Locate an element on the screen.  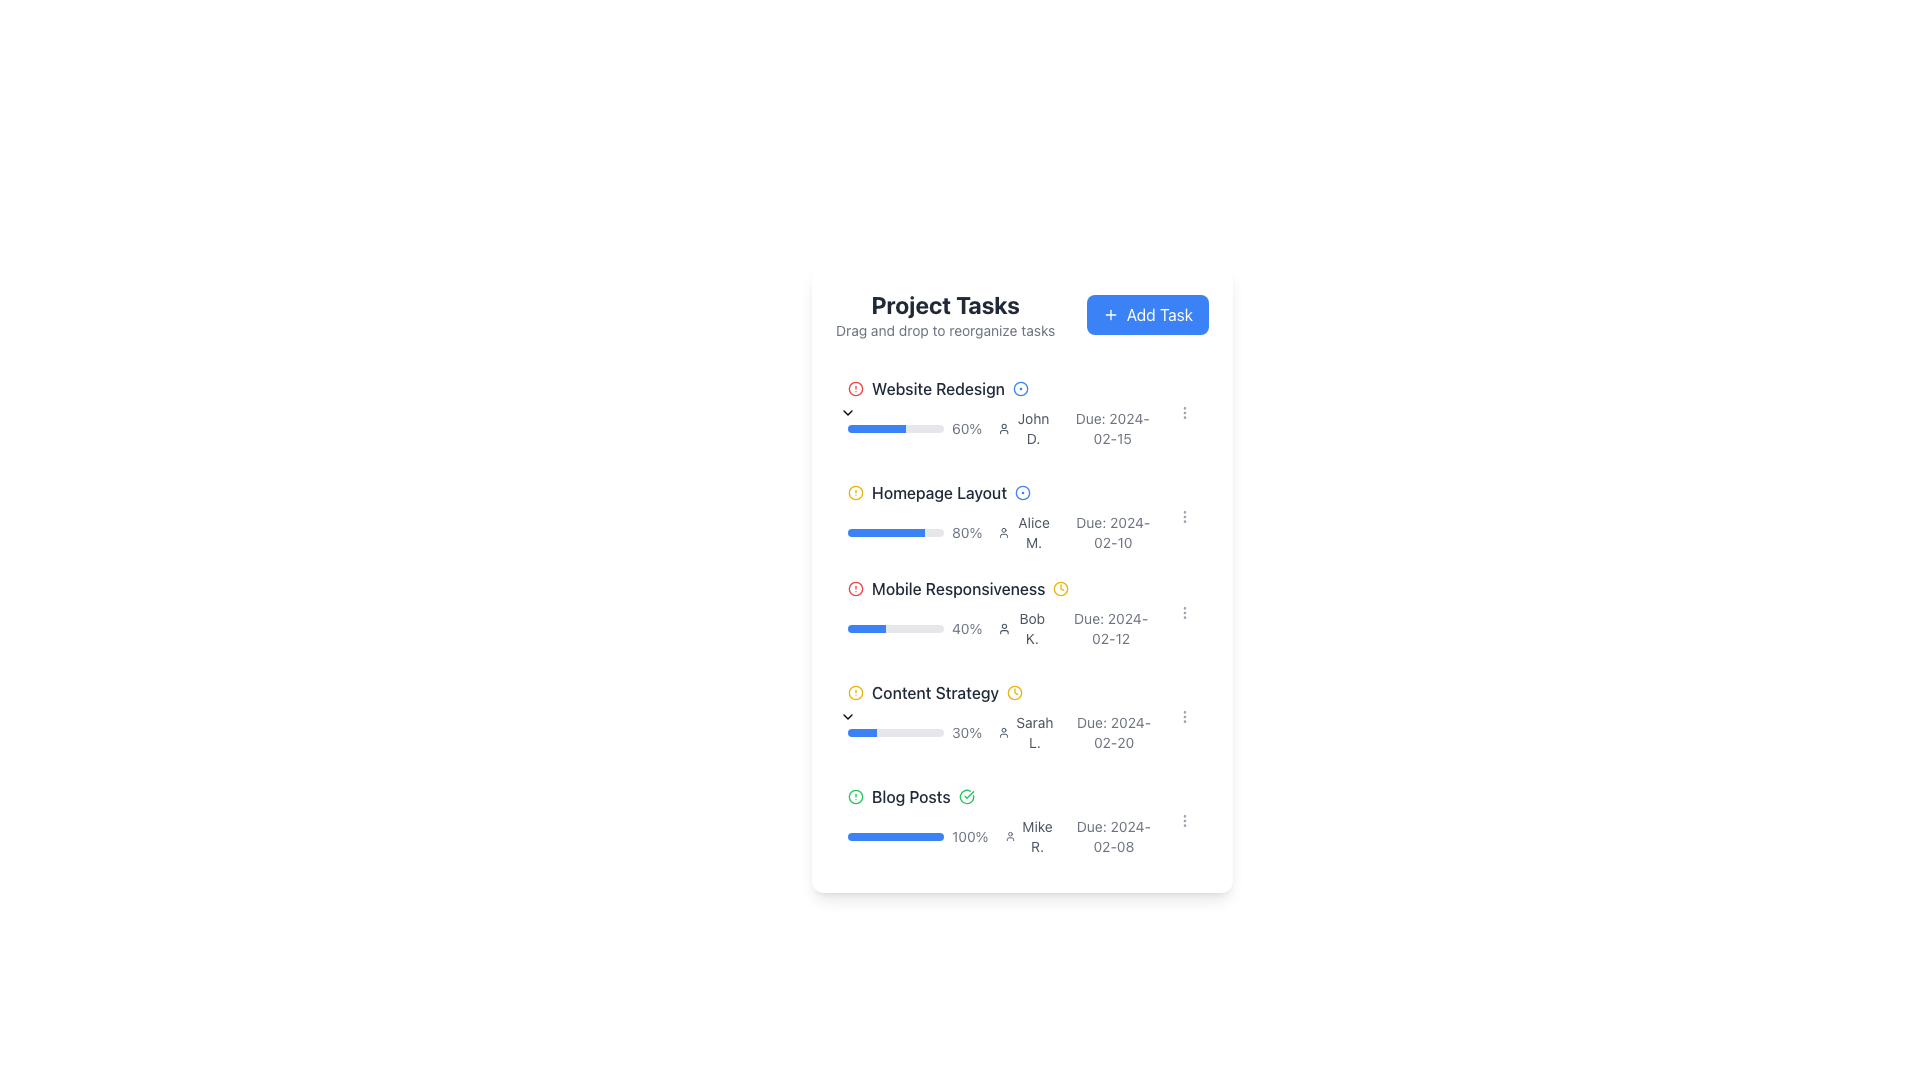
progress is located at coordinates (869, 627).